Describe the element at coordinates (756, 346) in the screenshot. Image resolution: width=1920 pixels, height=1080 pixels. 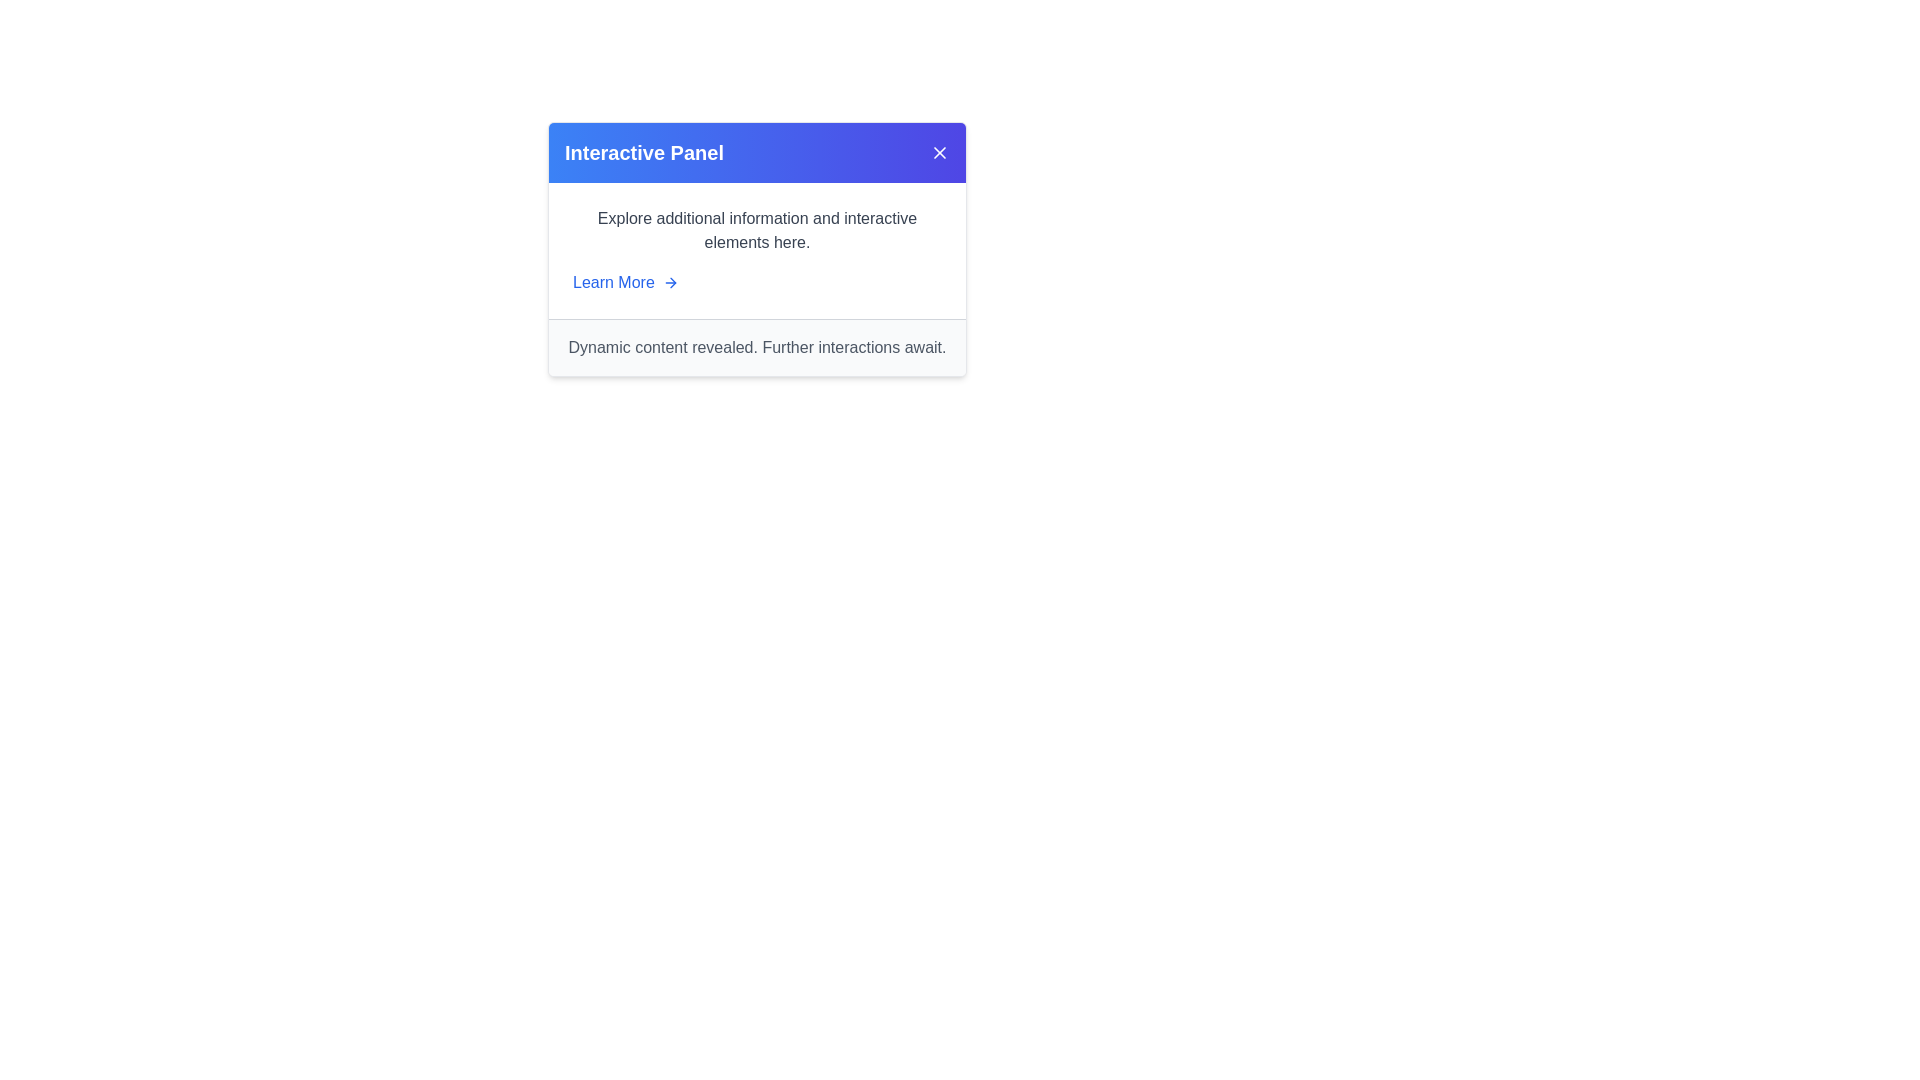
I see `the static text displaying 'Dynamic content revealed. Further interactions await.' which is located within a light gray section under the header 'Interactive Panel'` at that location.